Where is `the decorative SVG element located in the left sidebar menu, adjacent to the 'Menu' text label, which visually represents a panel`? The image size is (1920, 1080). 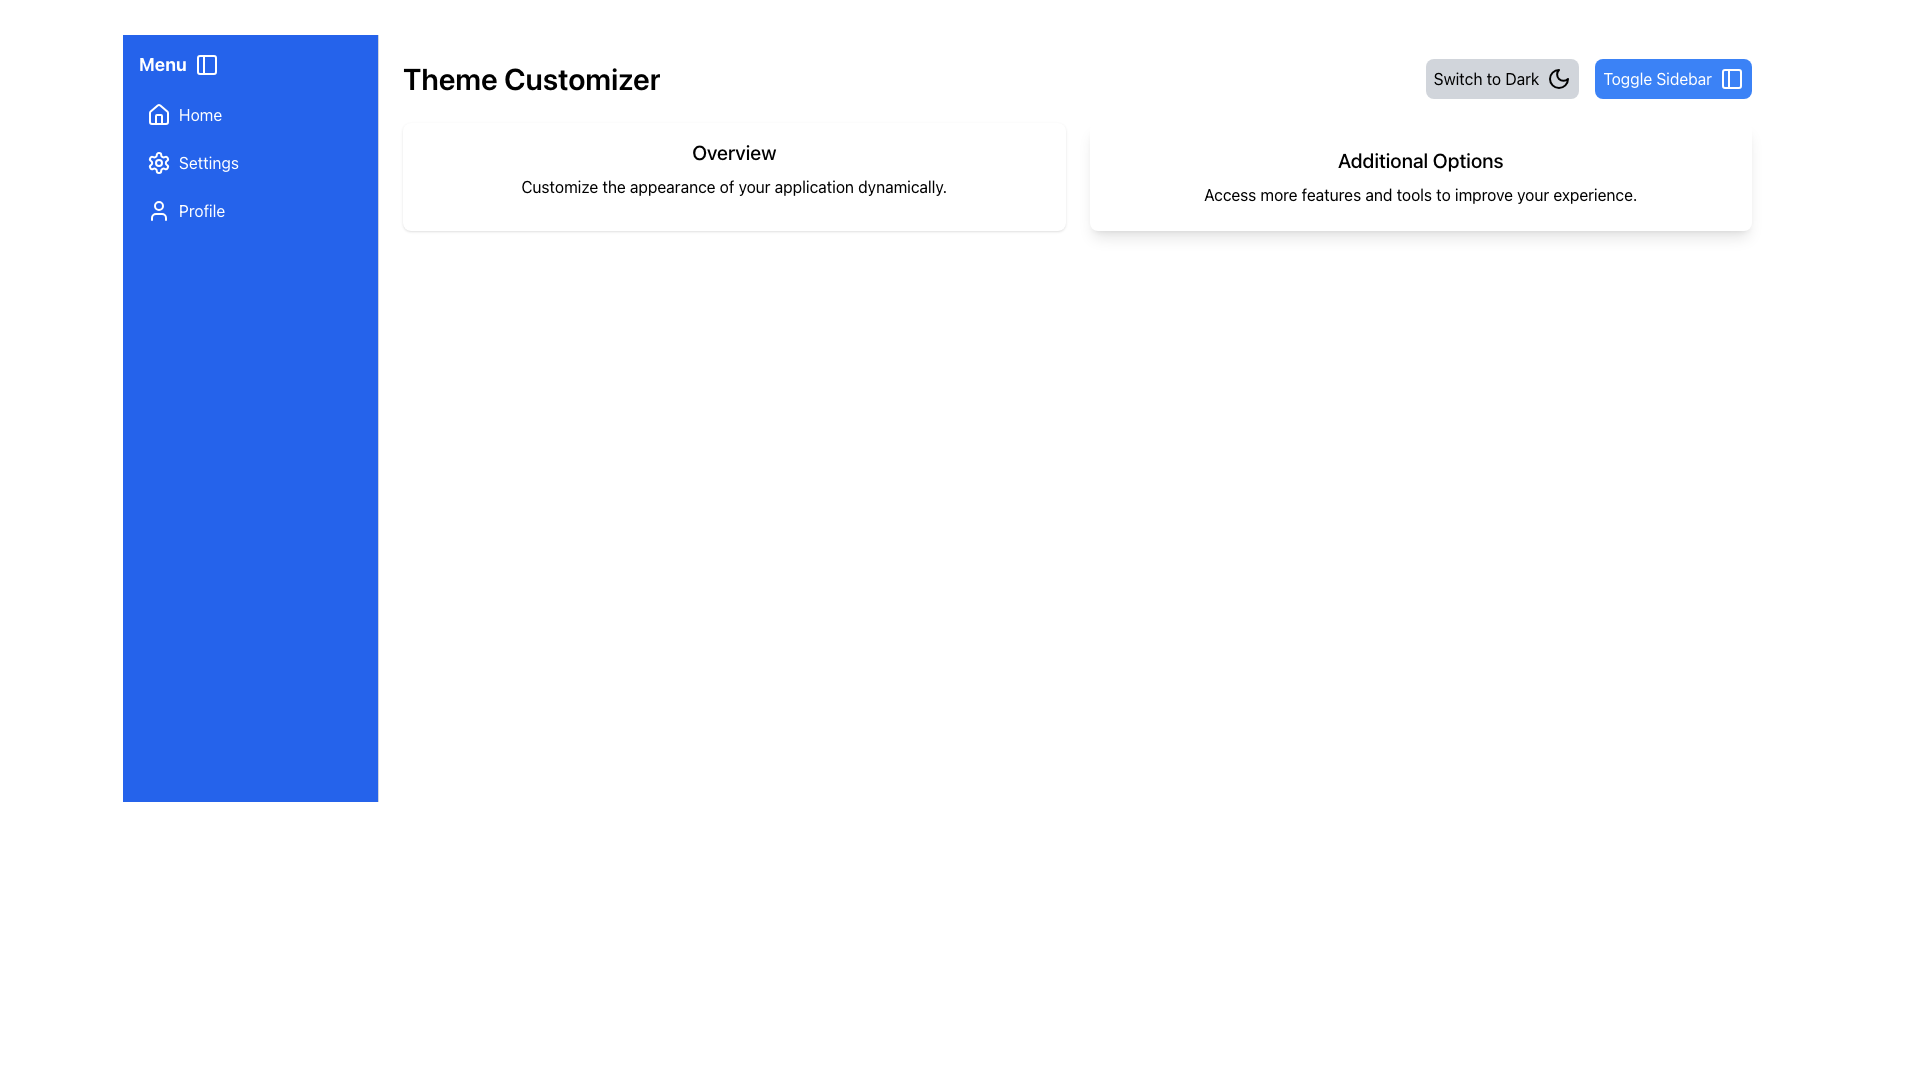
the decorative SVG element located in the left sidebar menu, adjacent to the 'Menu' text label, which visually represents a panel is located at coordinates (206, 64).